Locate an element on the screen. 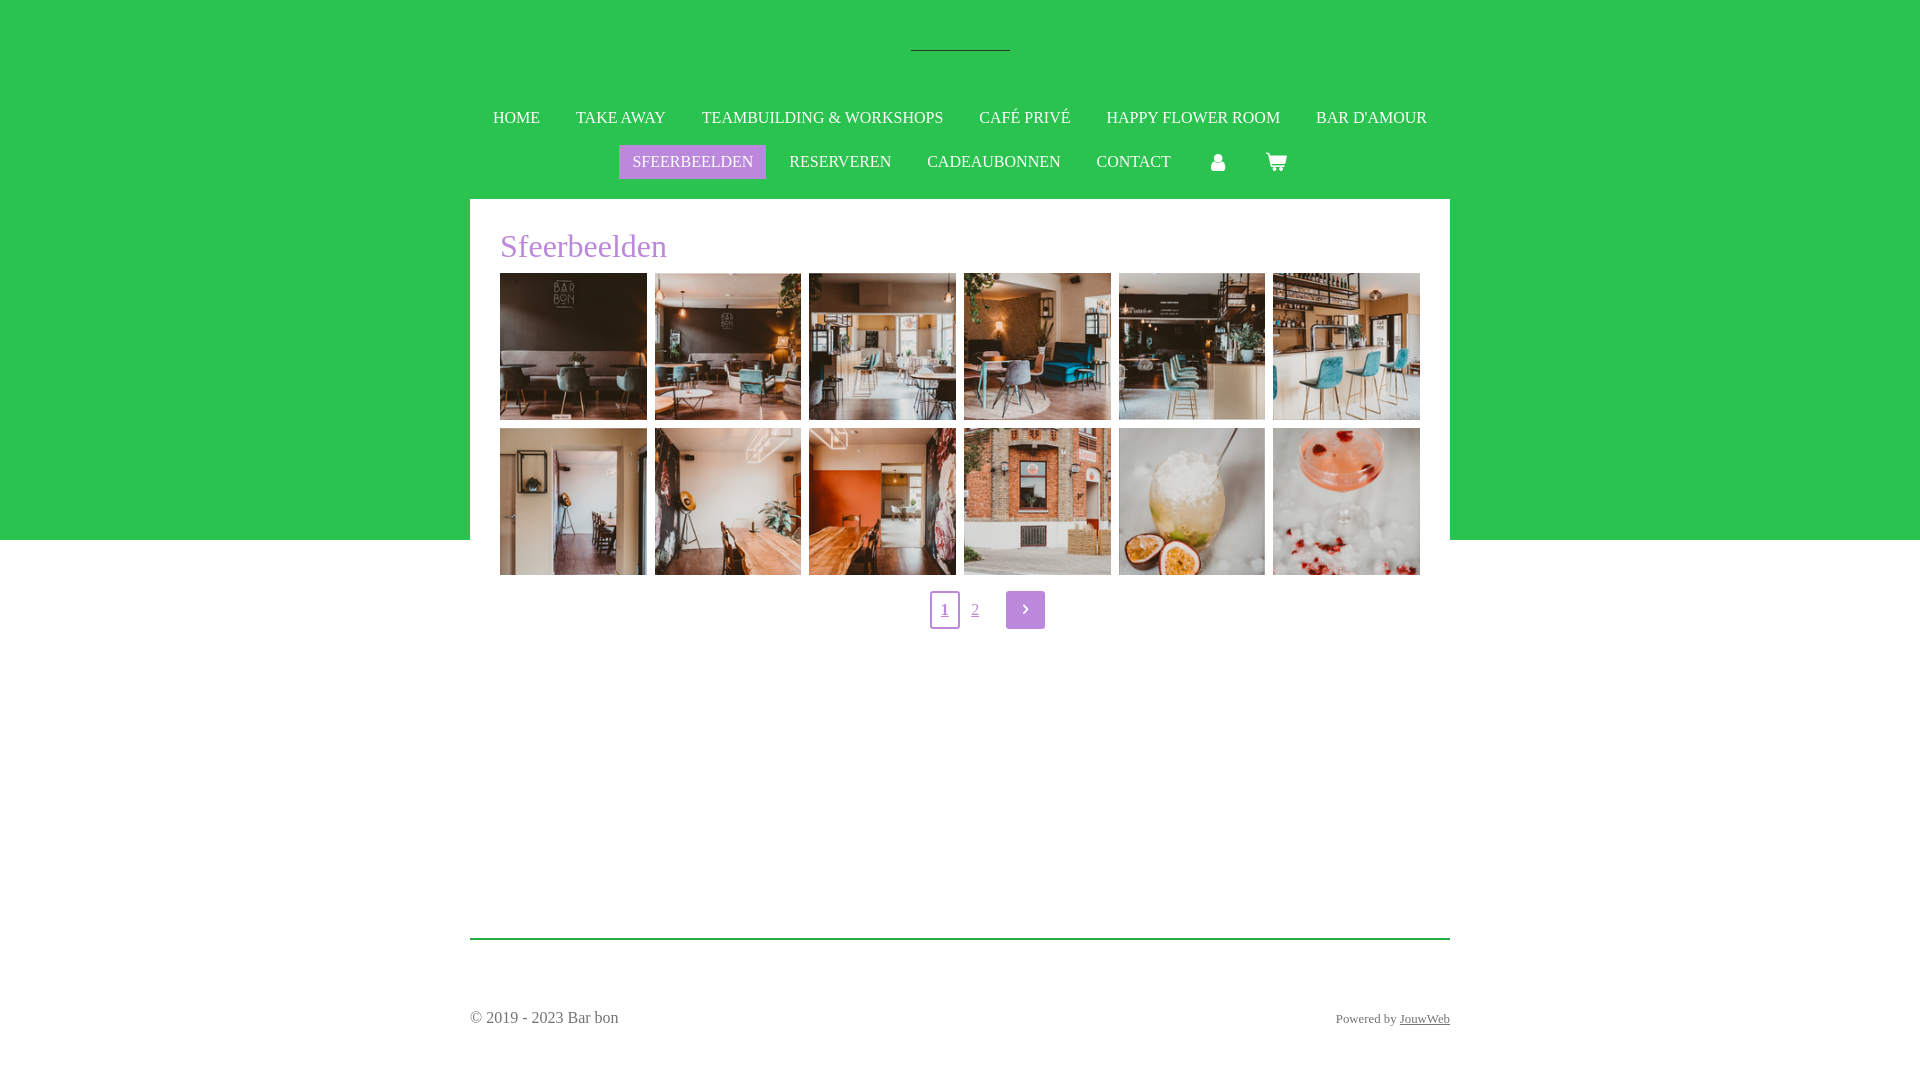 Image resolution: width=1920 pixels, height=1080 pixels. 'HOME' is located at coordinates (516, 118).